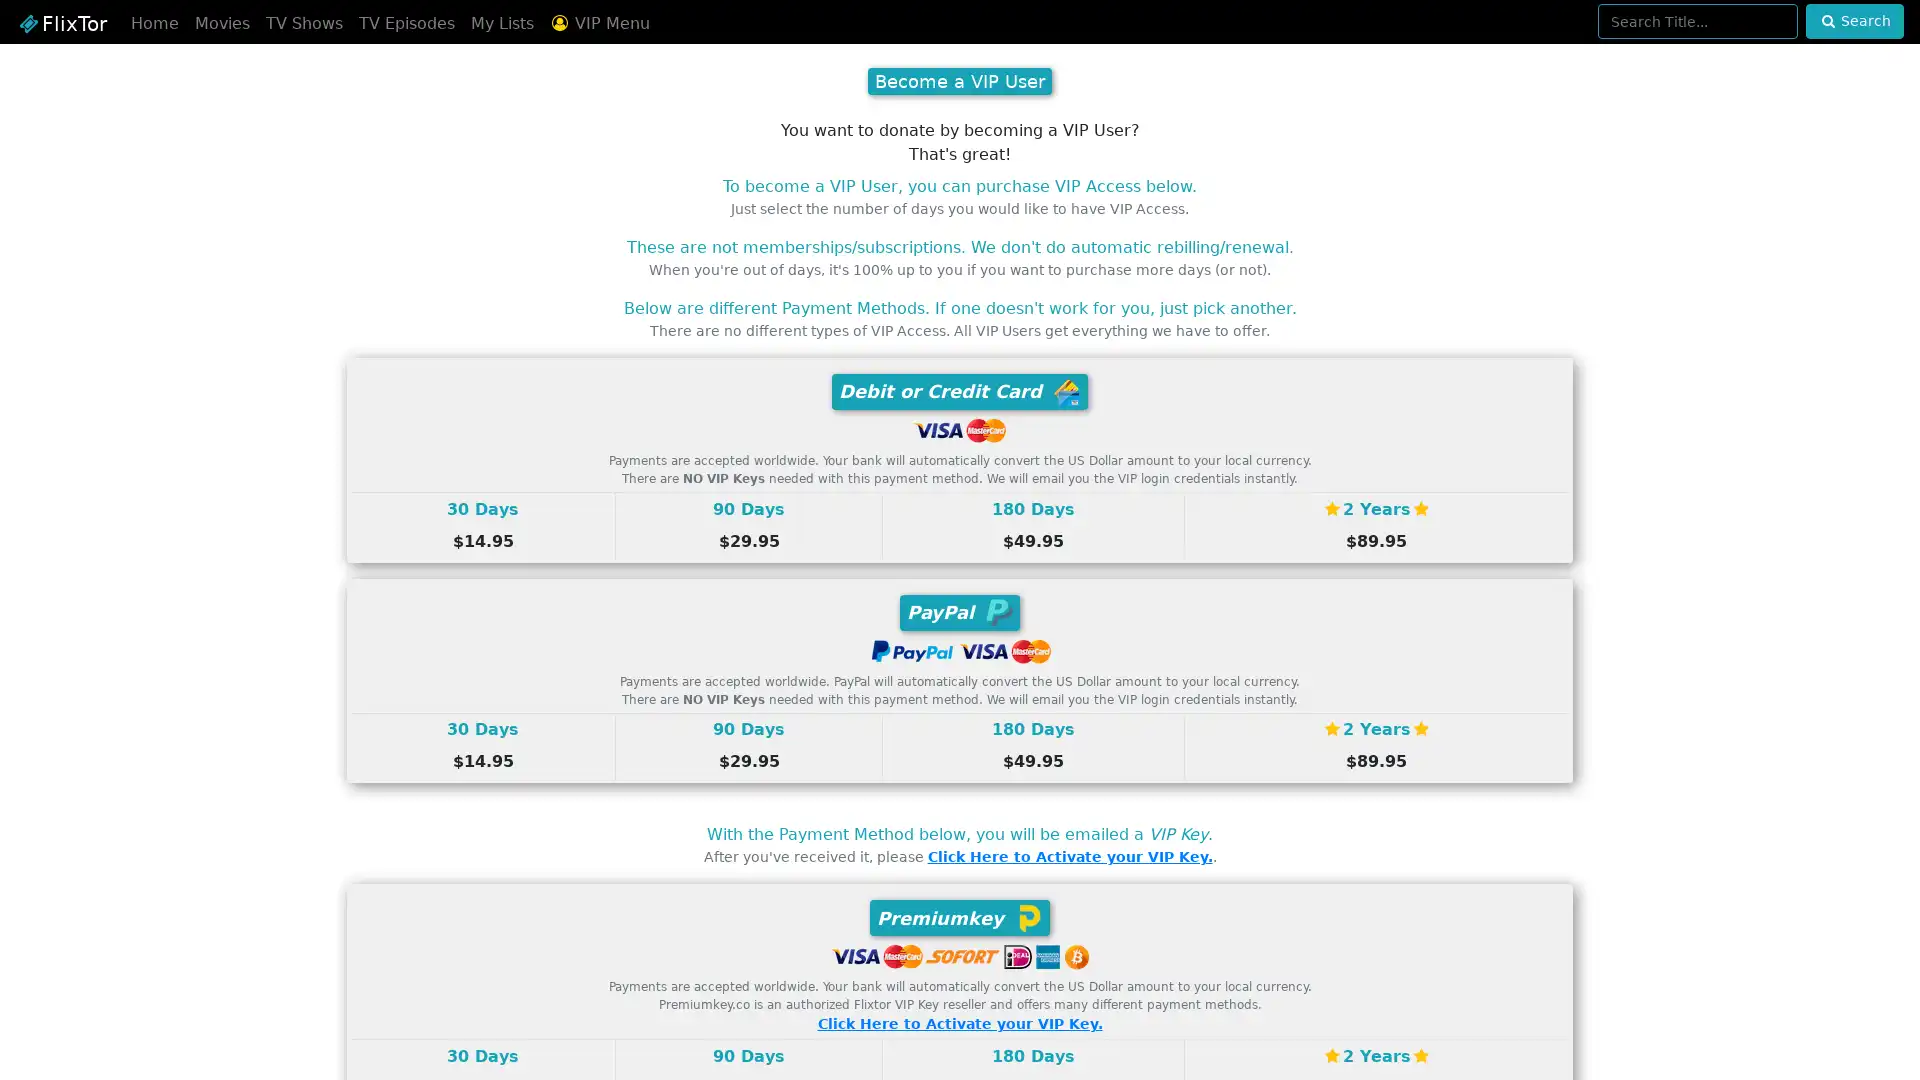 The image size is (1920, 1080). I want to click on VIP Menu, so click(598, 23).